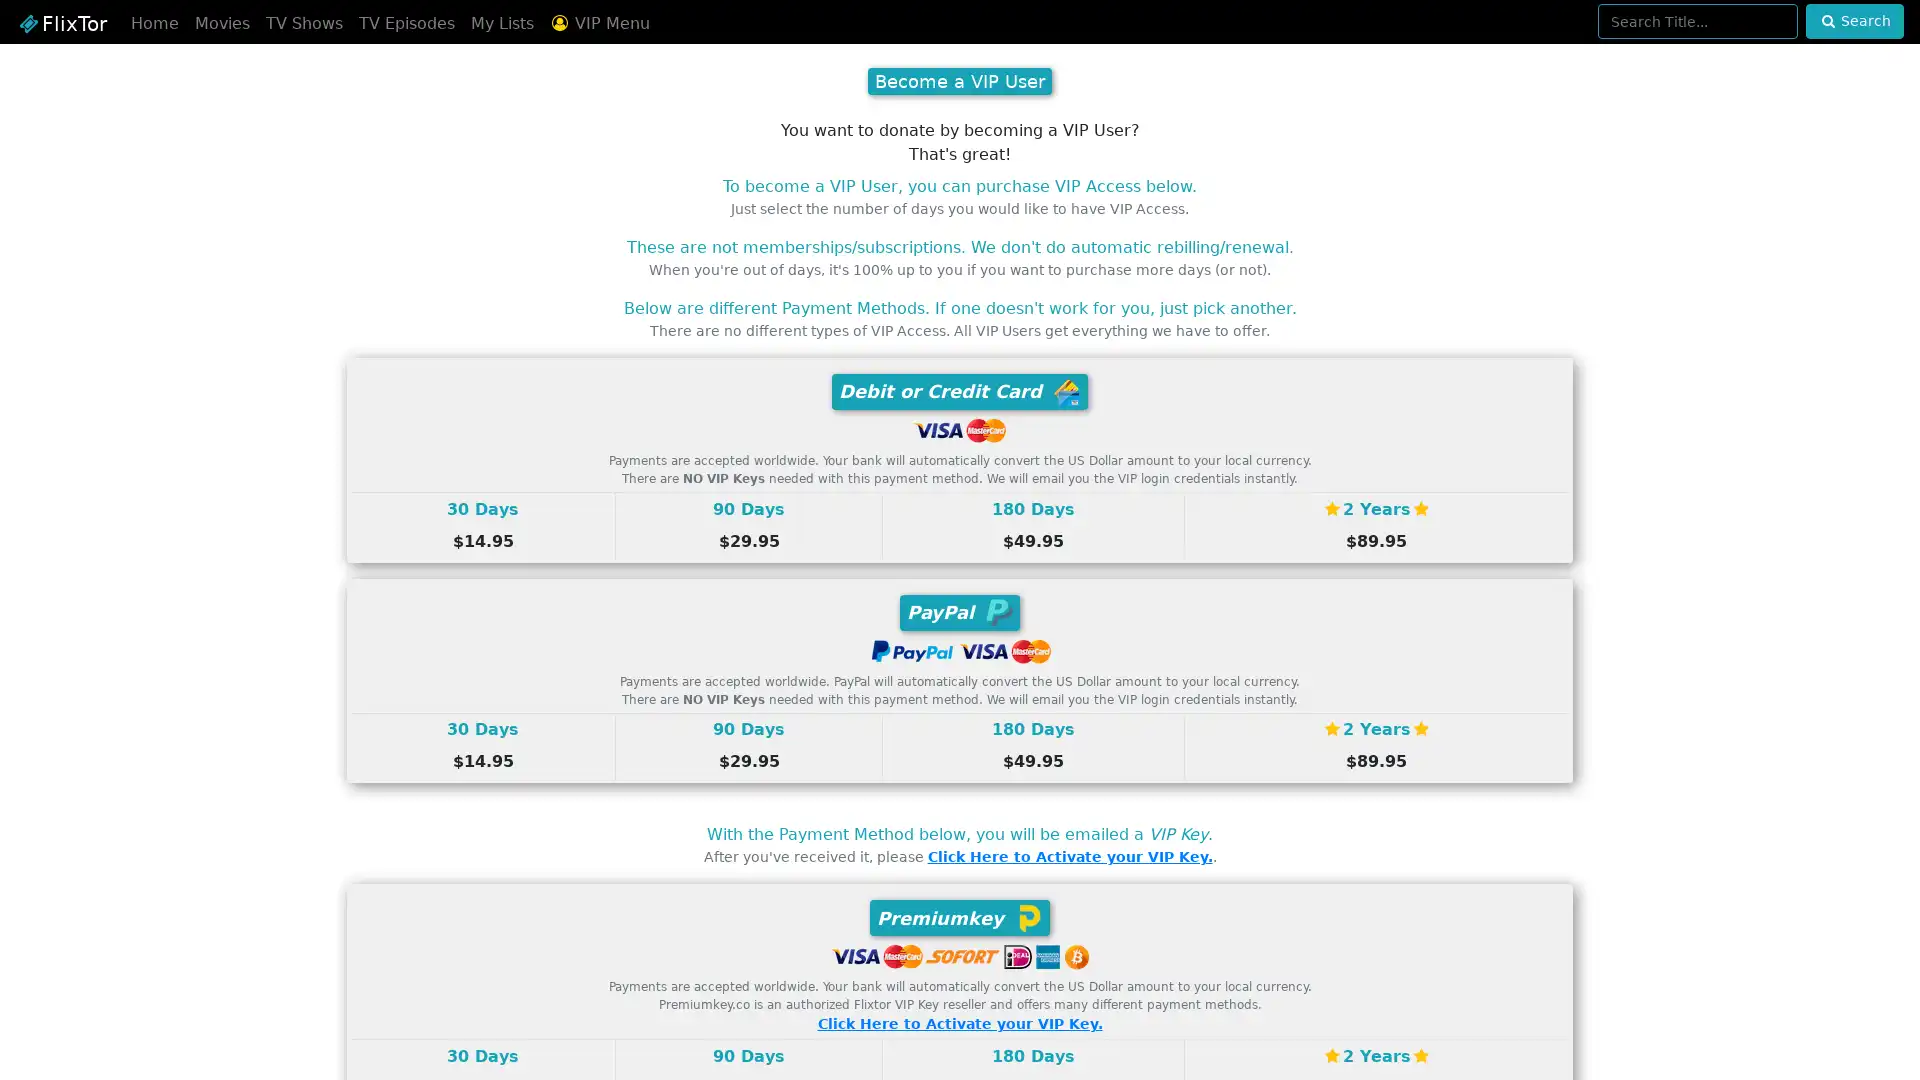 The image size is (1920, 1080). I want to click on VIP Menu, so click(598, 23).